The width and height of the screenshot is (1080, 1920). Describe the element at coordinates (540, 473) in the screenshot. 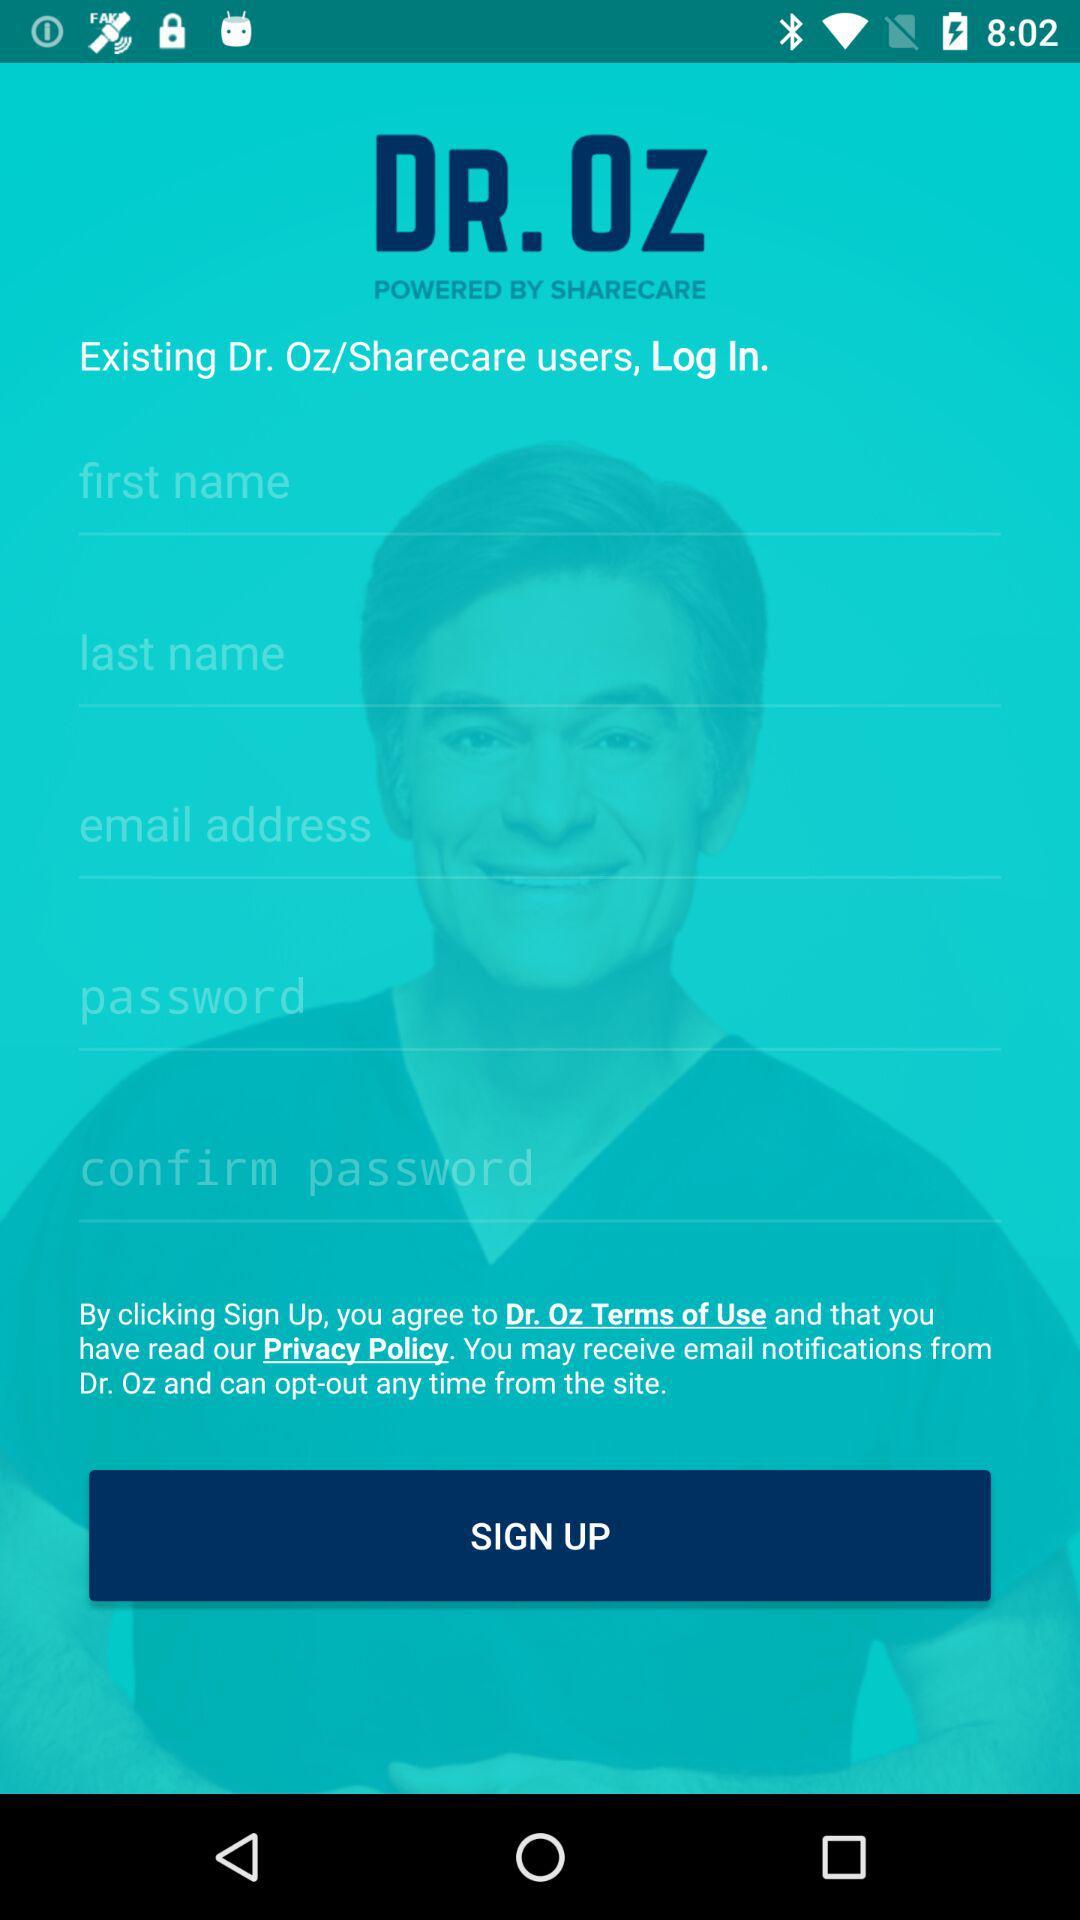

I see `first name` at that location.